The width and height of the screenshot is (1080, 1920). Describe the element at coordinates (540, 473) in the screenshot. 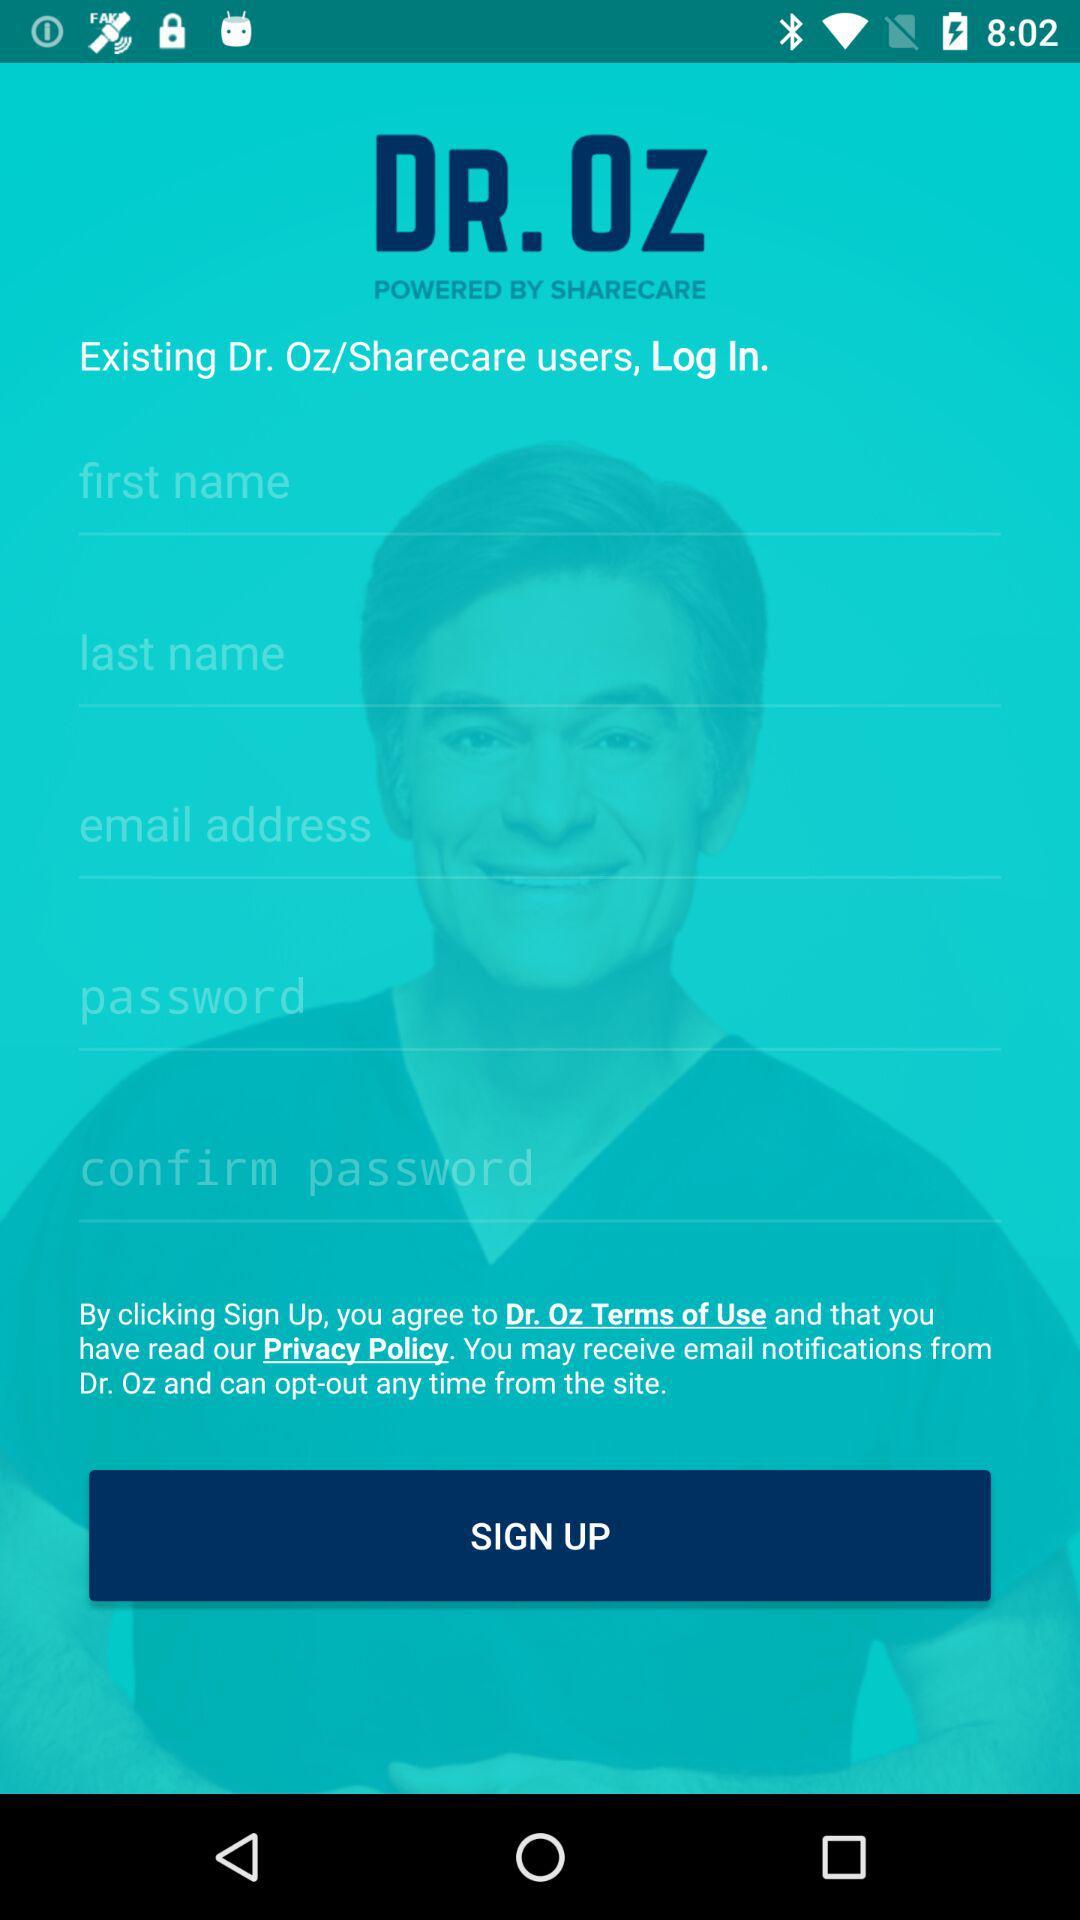

I see `first name` at that location.